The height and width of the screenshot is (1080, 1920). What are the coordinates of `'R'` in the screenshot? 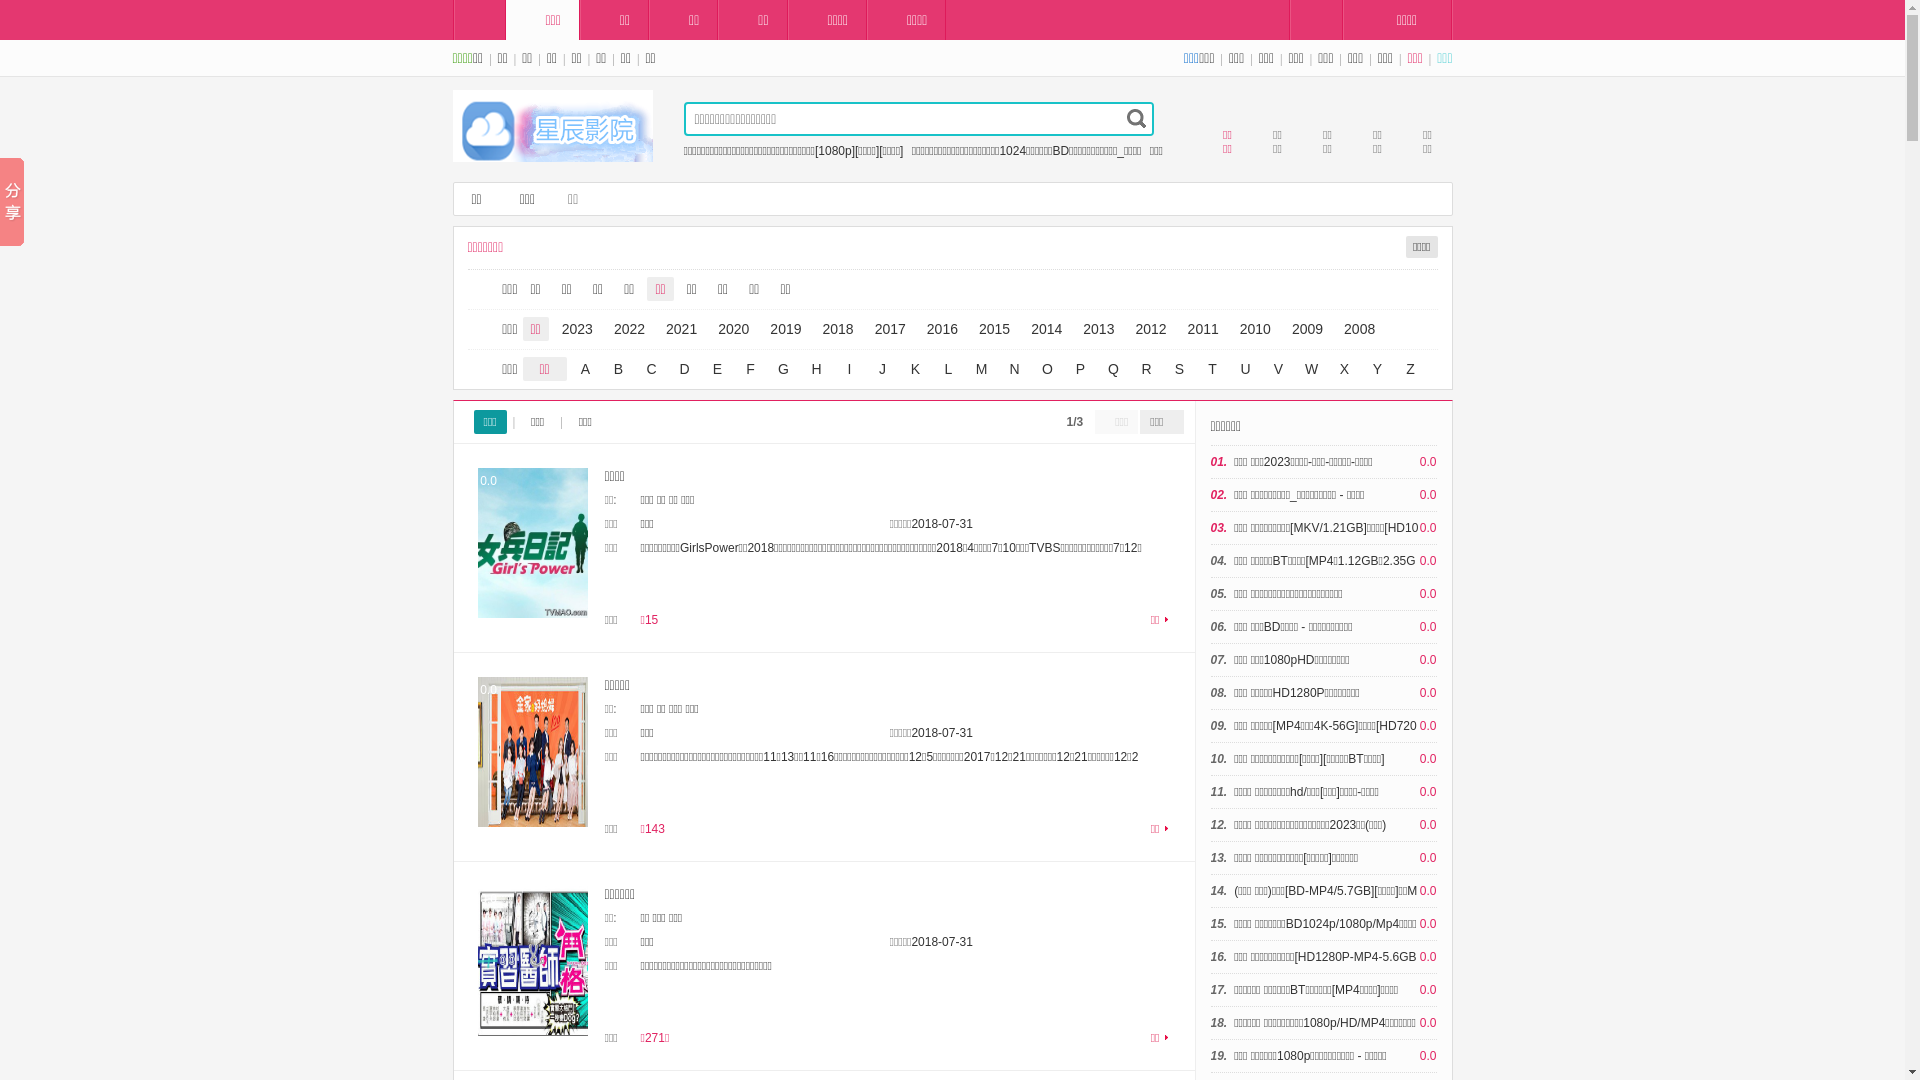 It's located at (1146, 369).